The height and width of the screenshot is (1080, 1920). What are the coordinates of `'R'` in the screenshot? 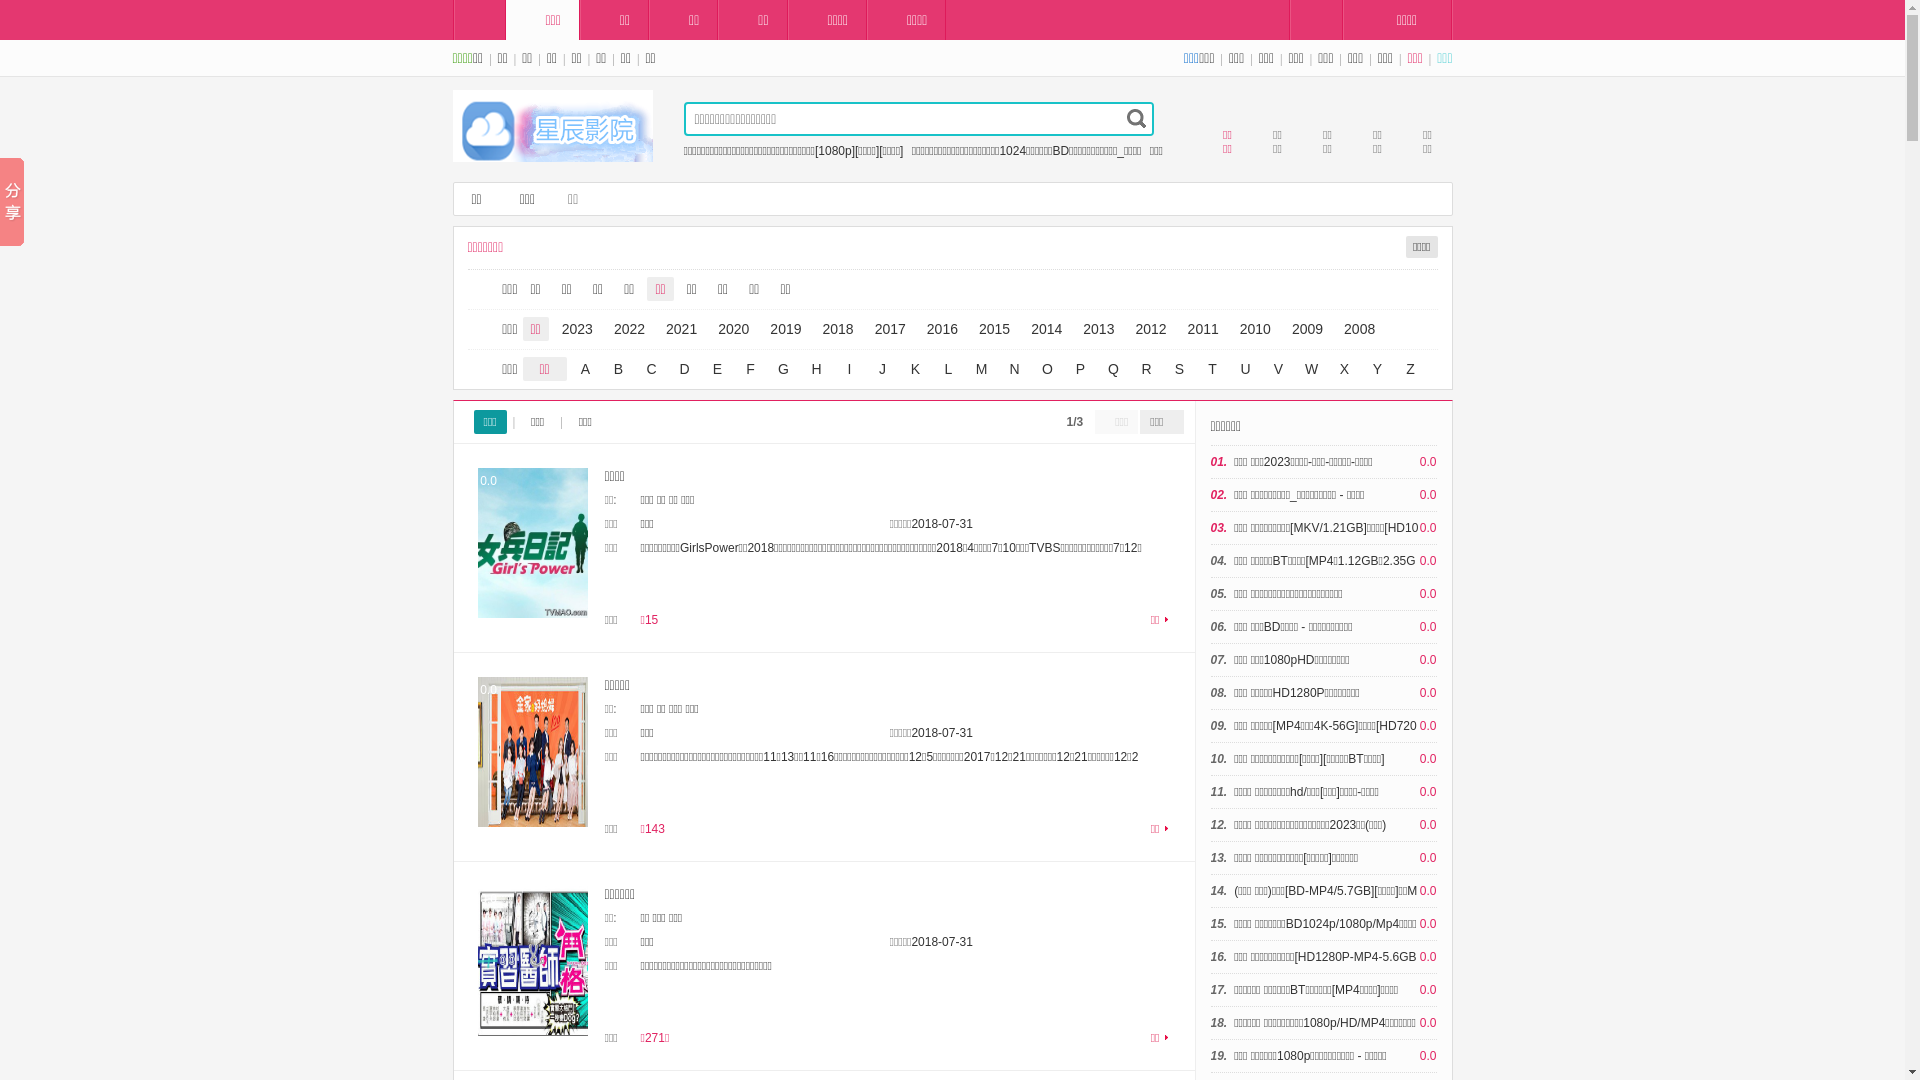 It's located at (1146, 369).